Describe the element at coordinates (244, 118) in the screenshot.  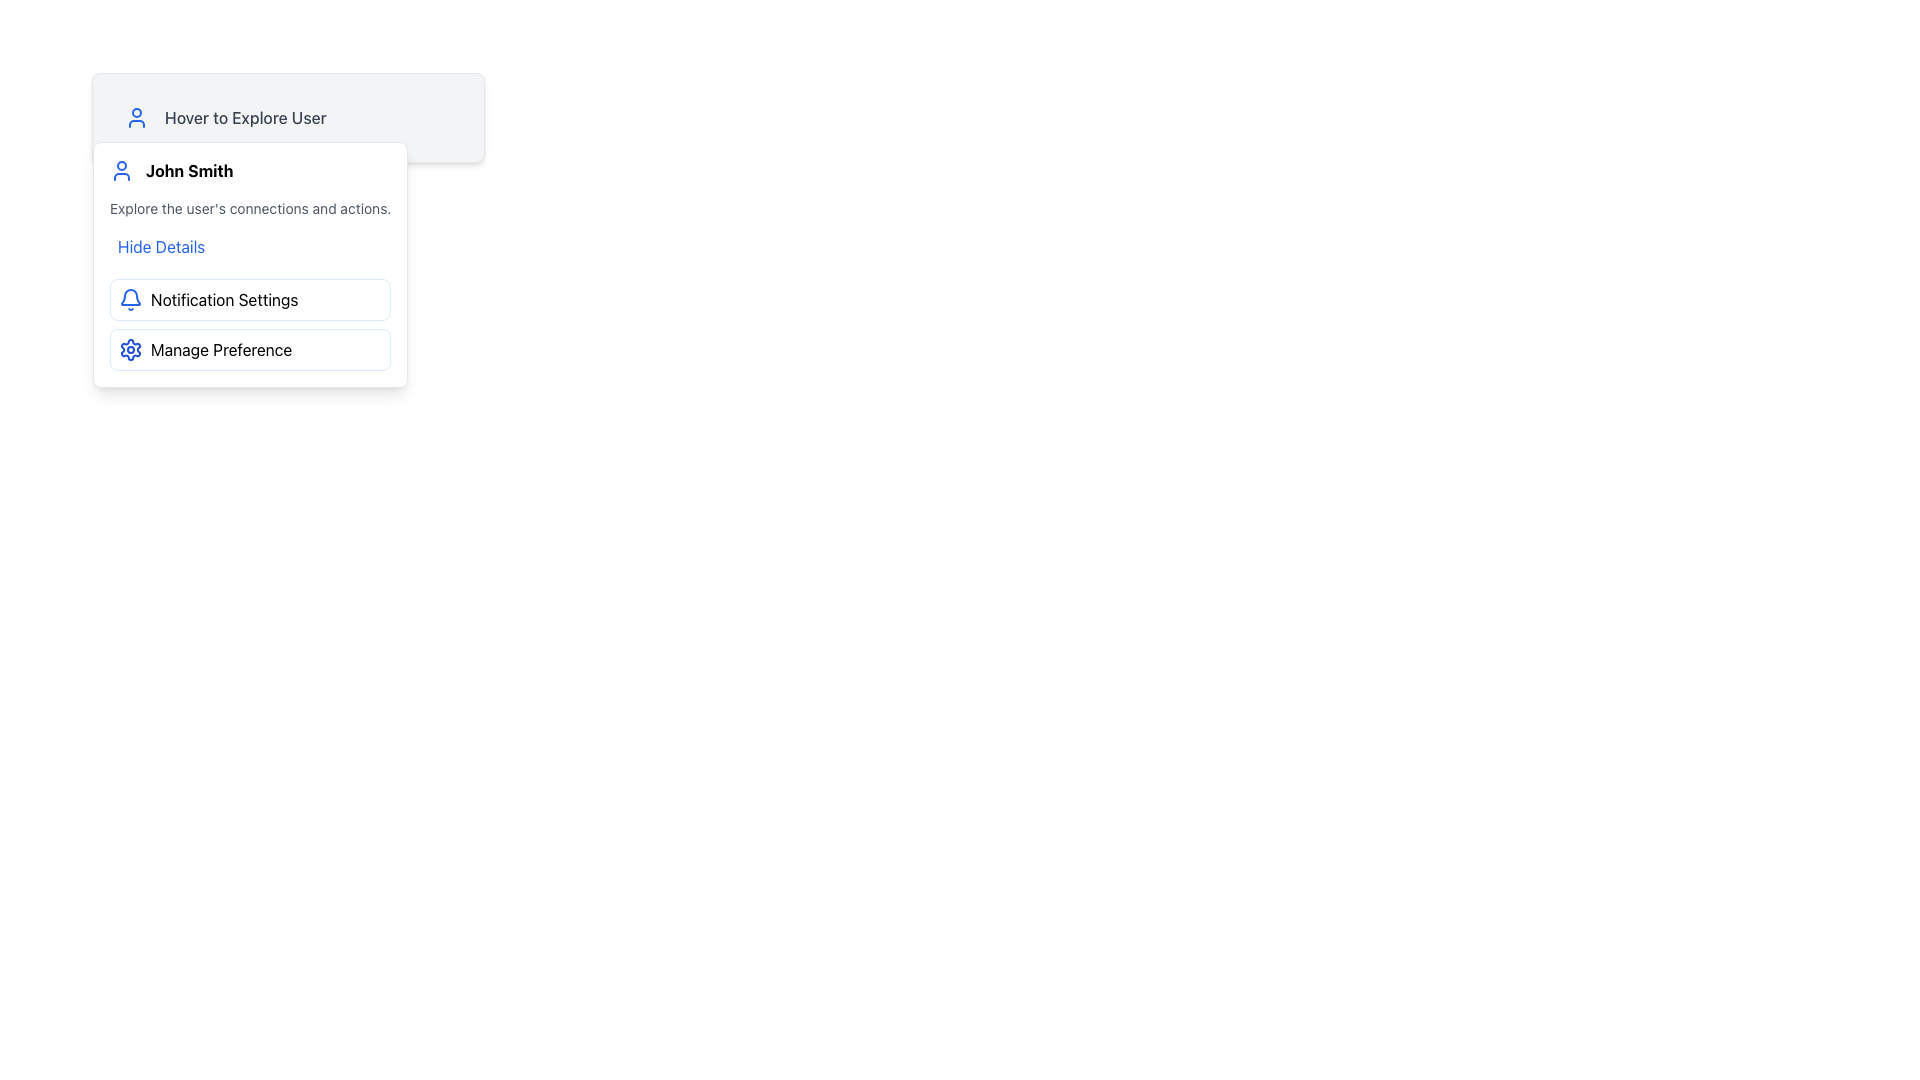
I see `the descriptive text label that indicates an action or feature associated with user exploration, located to the right of the user icon` at that location.